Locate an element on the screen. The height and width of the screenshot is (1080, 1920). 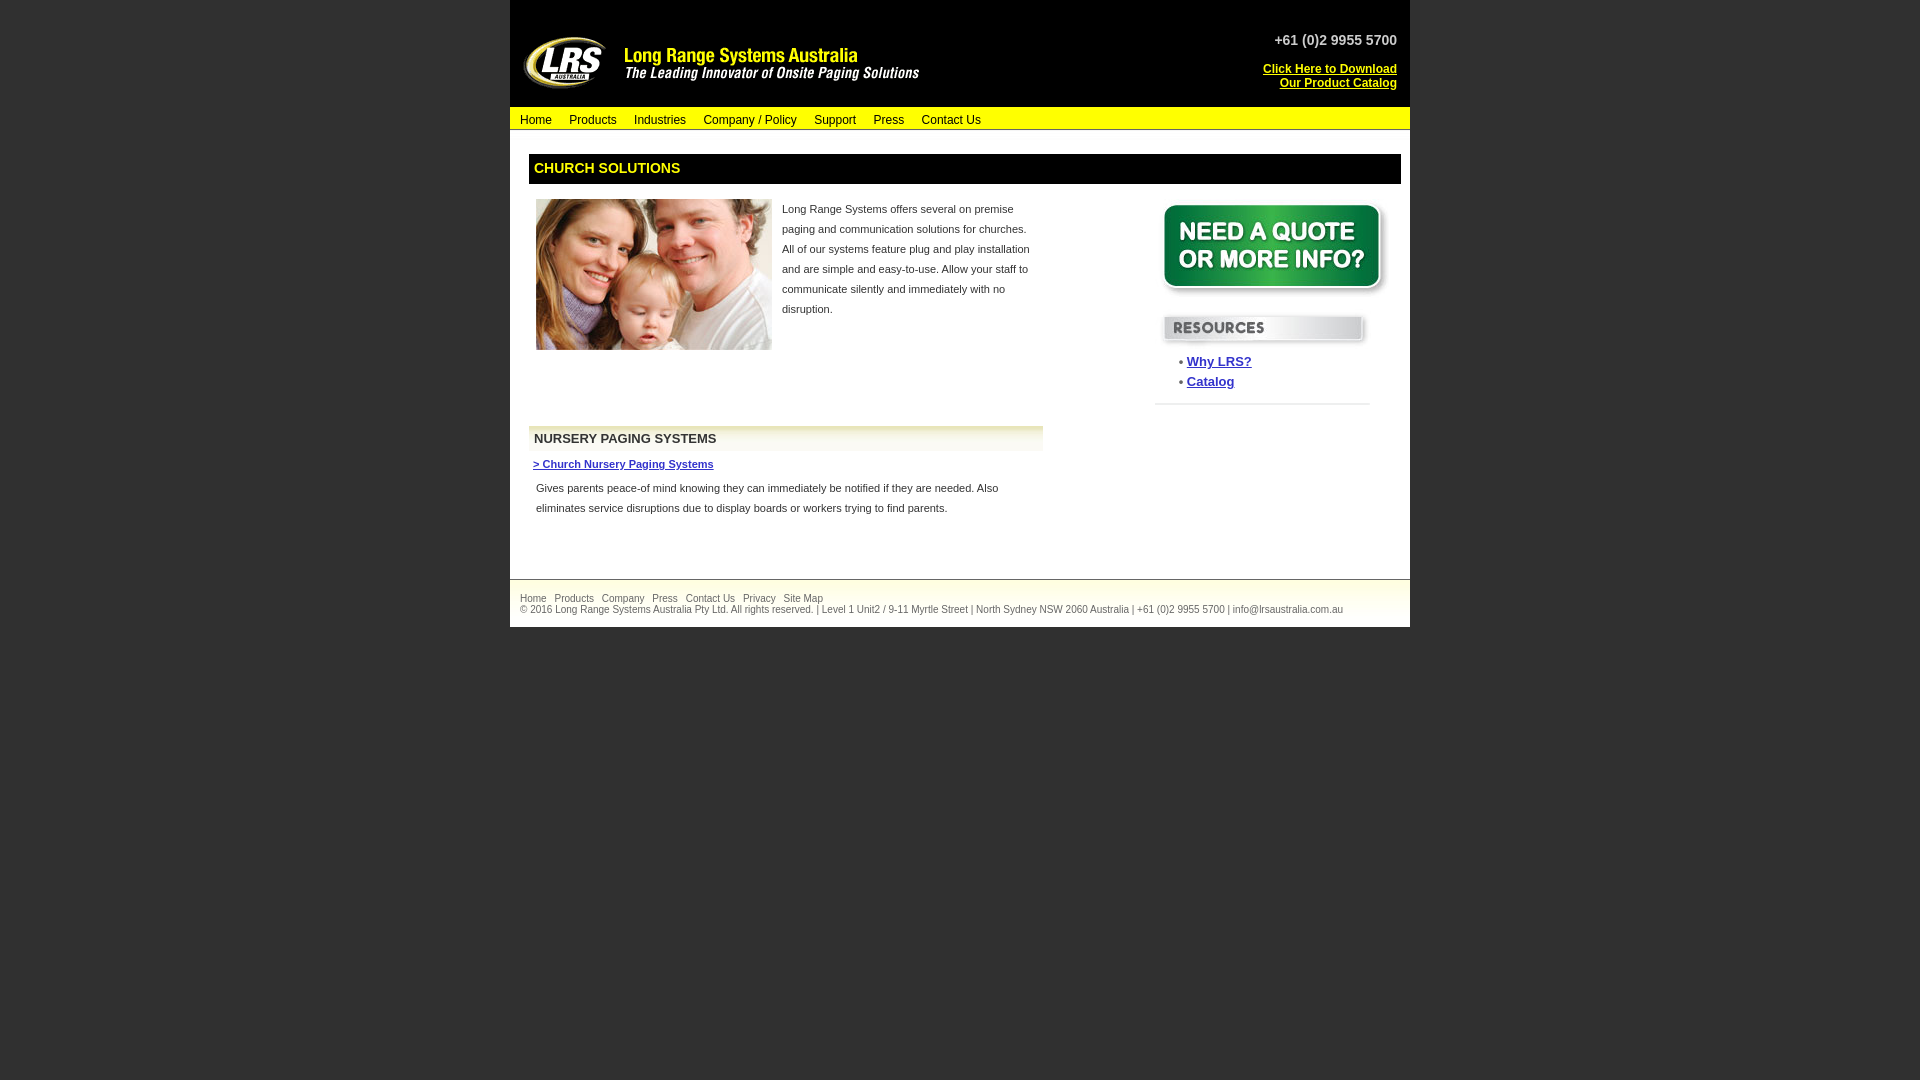
'Contact Us' is located at coordinates (713, 596).